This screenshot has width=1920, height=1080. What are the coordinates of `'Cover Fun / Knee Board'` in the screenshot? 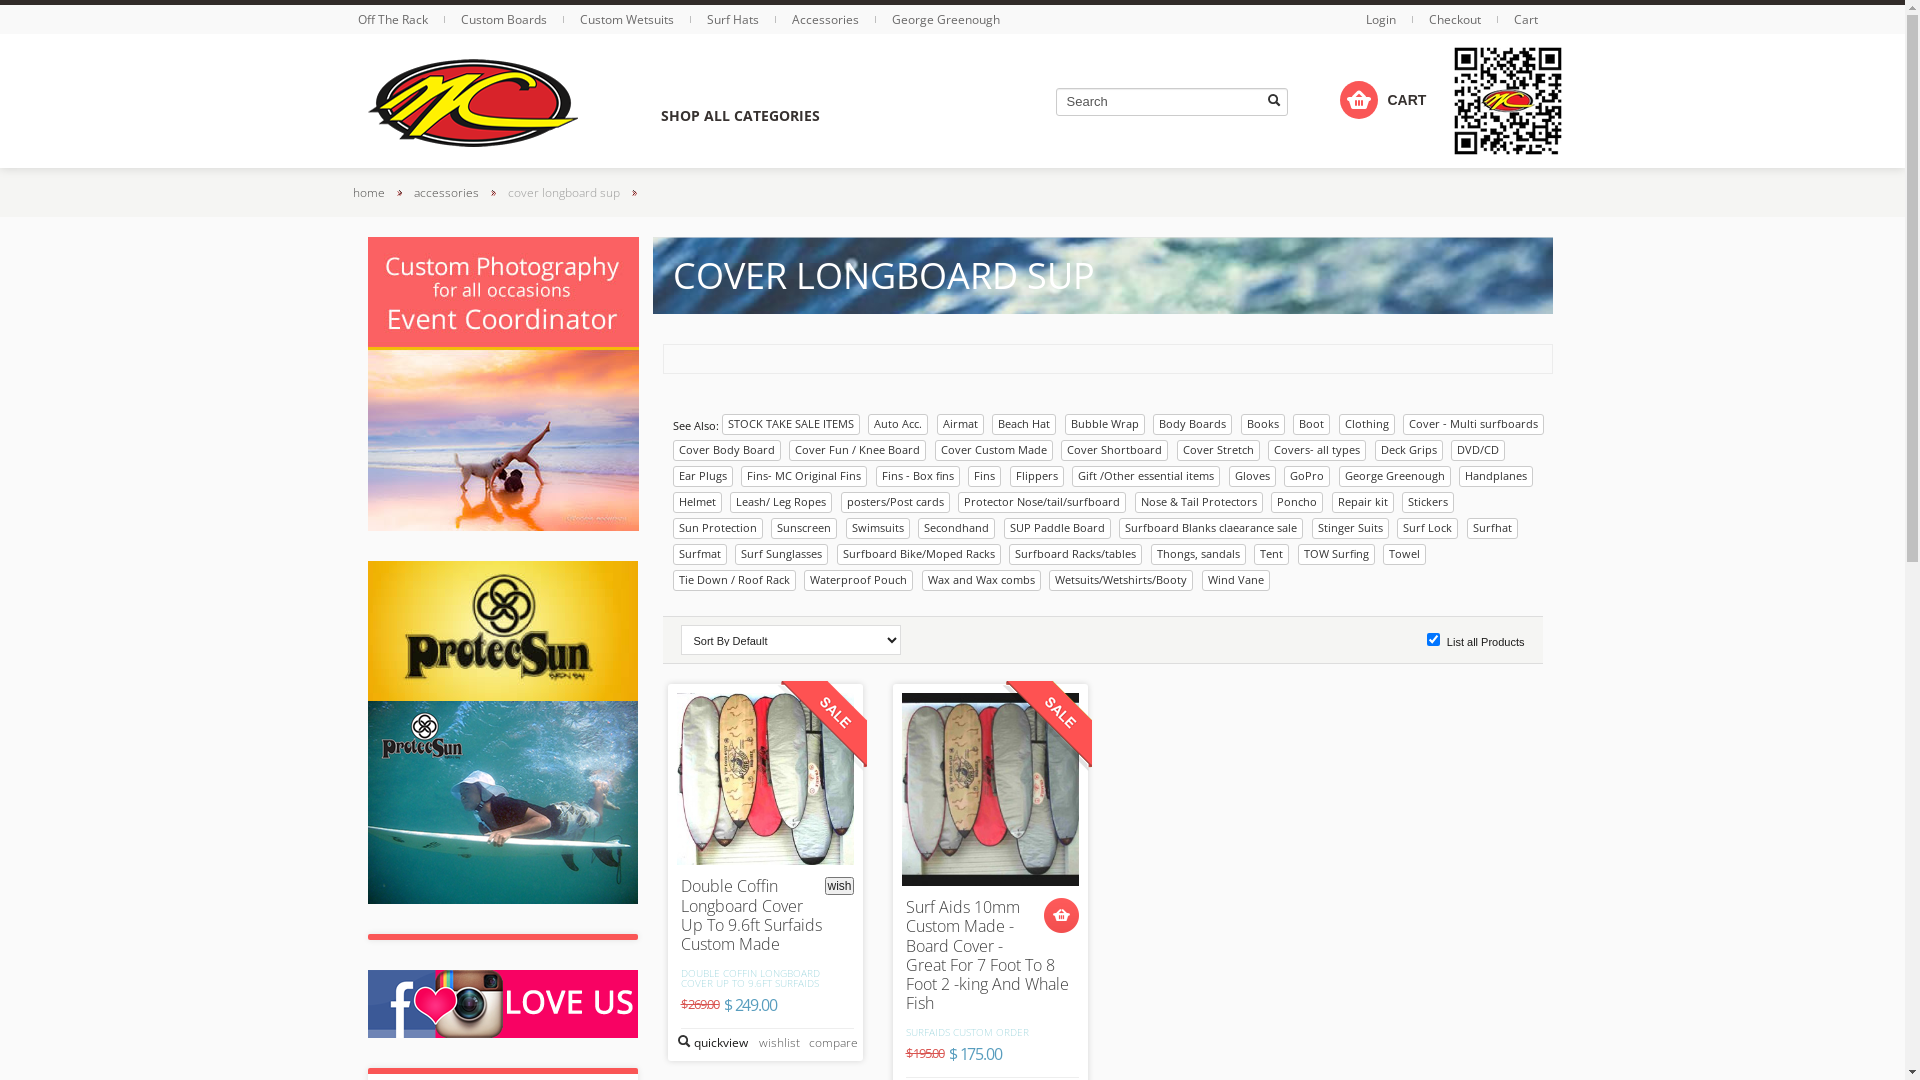 It's located at (857, 450).